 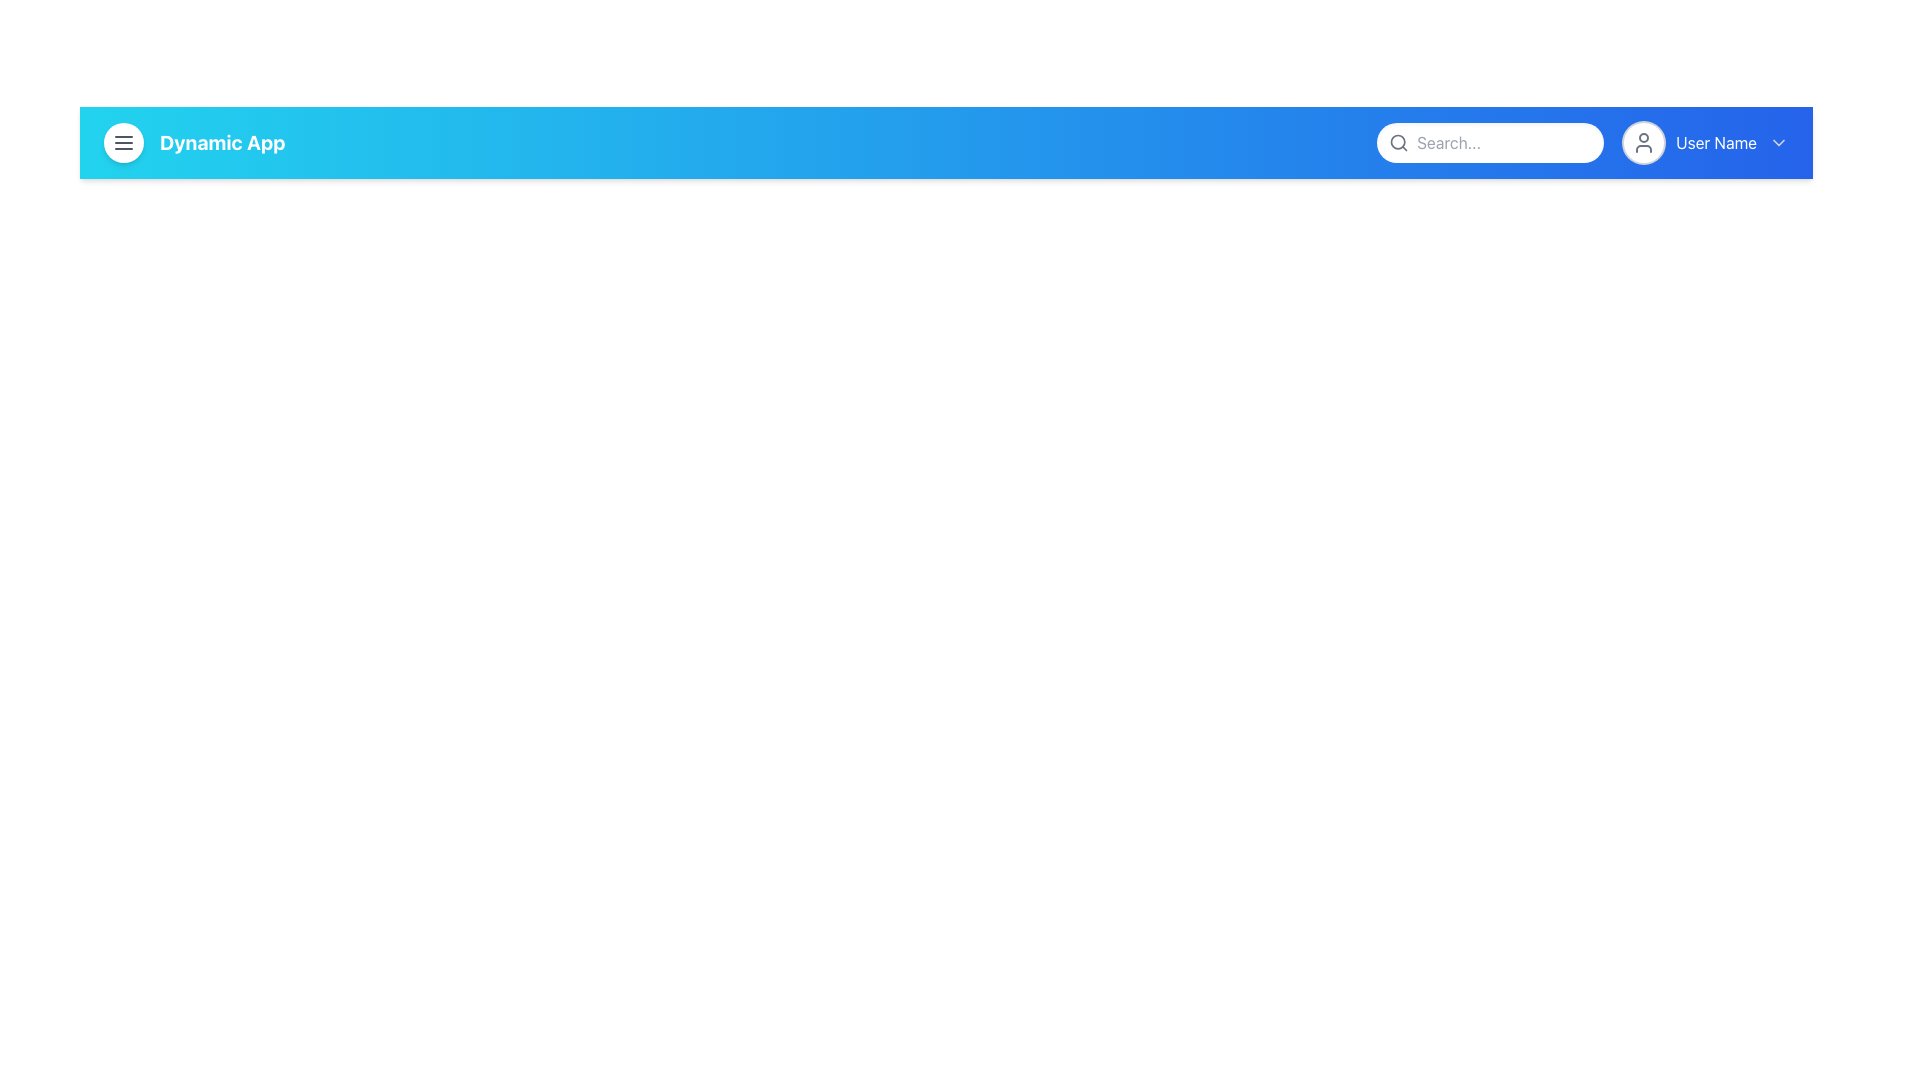 I want to click on the text label that reads 'Dynamic App', which is styled in bold with large white text against a blue gradient background, located in the navigation bar's left section, so click(x=222, y=141).